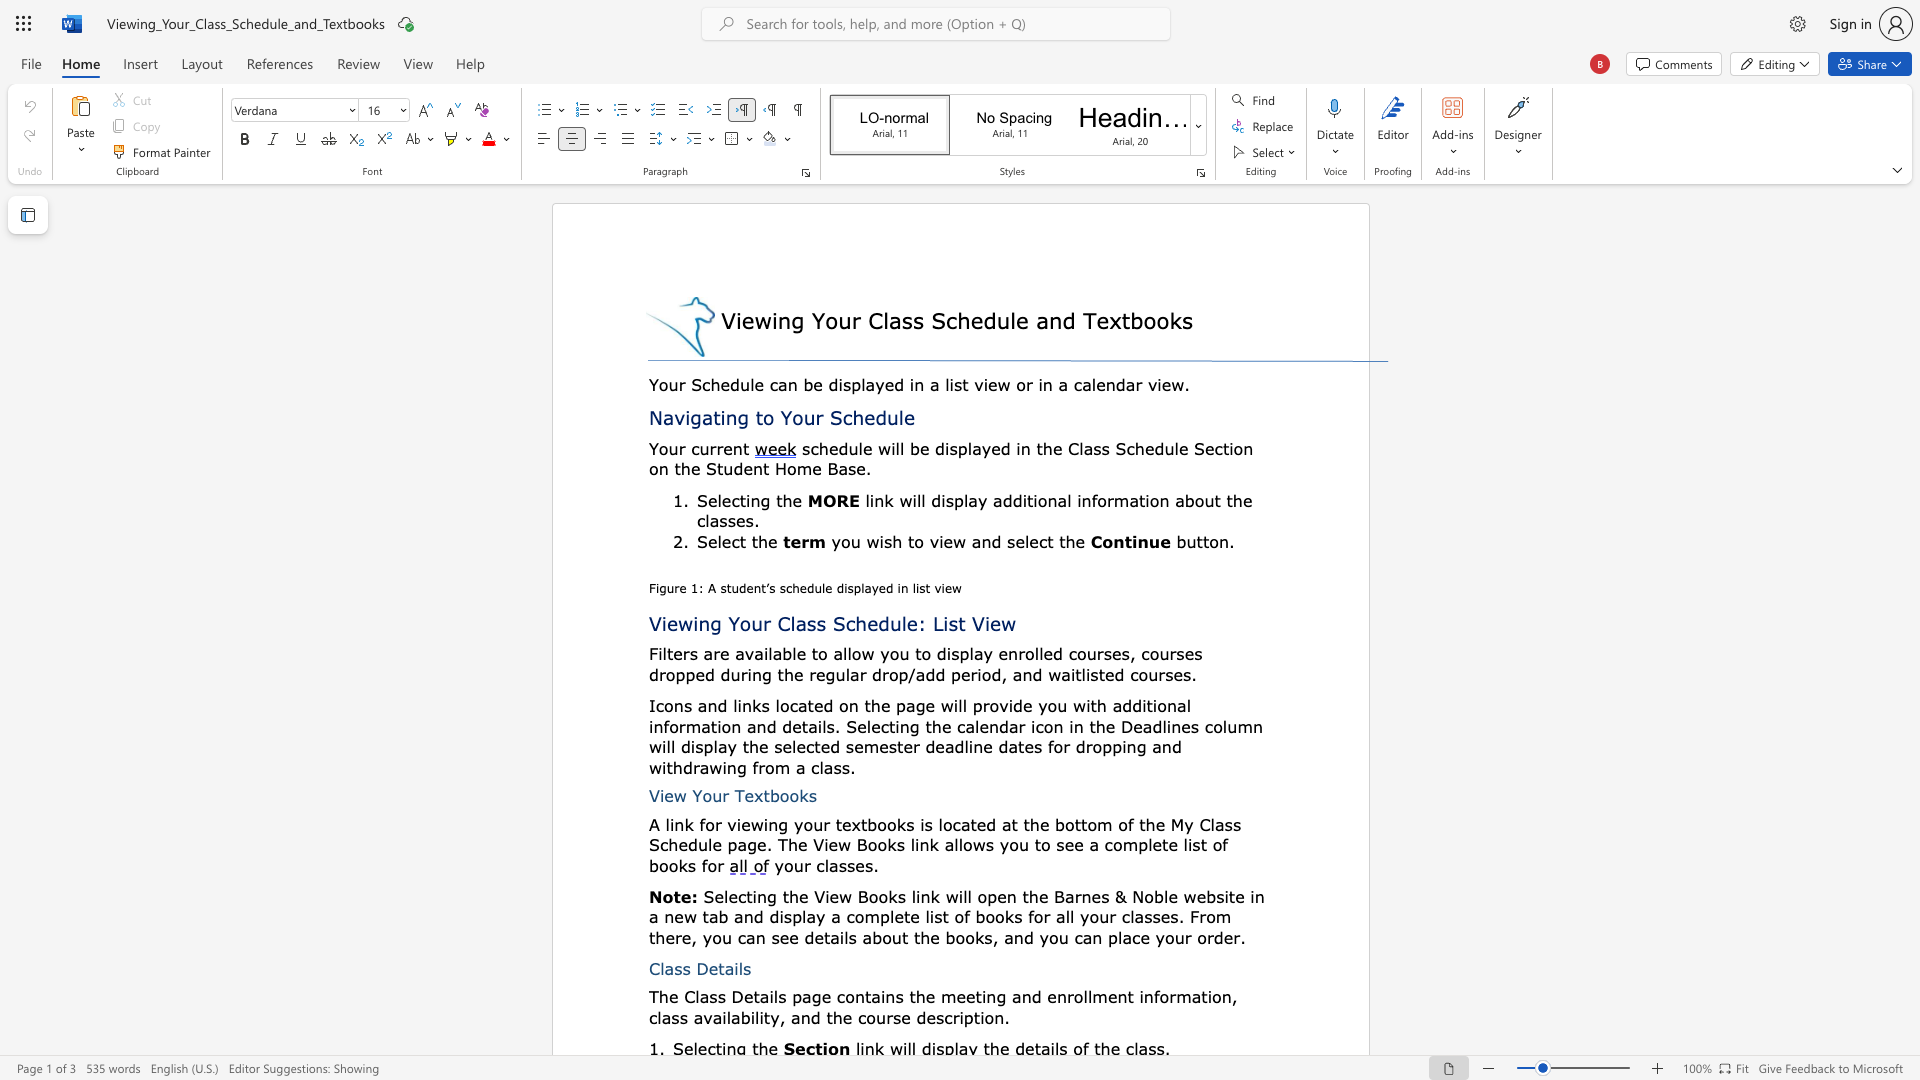 This screenshot has width=1920, height=1080. I want to click on the subset text "rolled courses, courses dropped dur" within the text "Filters are available to allow you to display enrolled courses, courses dropped during the regular drop/add period, and waitlisted courses.", so click(1018, 653).